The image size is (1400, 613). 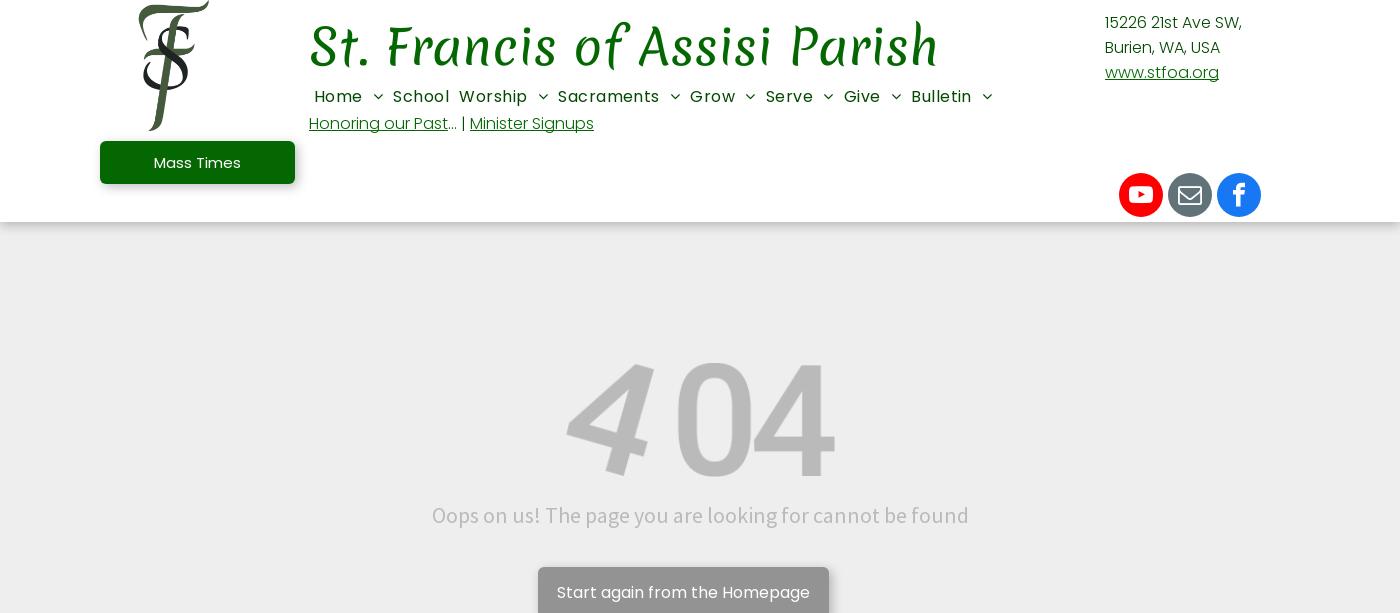 What do you see at coordinates (1092, 456) in the screenshot?
I see `'Technology Outreach'` at bounding box center [1092, 456].